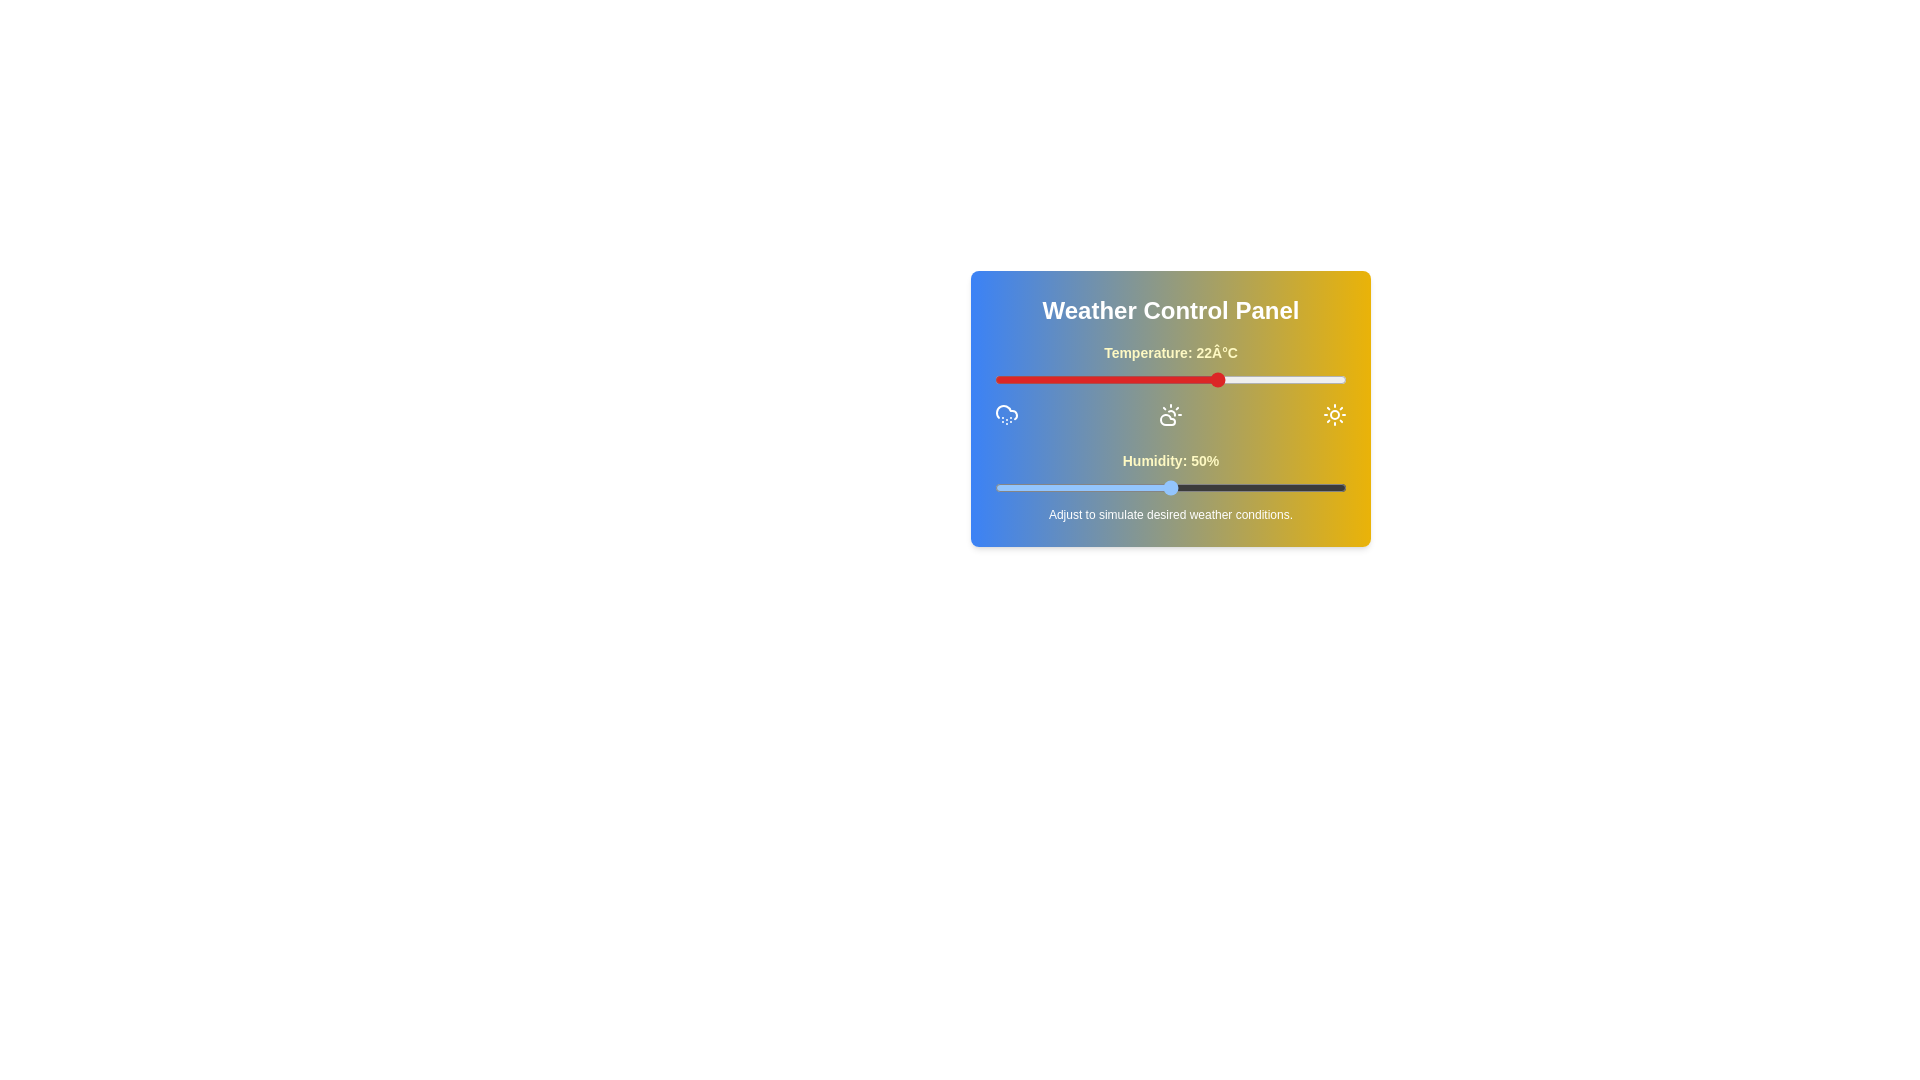 The width and height of the screenshot is (1920, 1080). What do you see at coordinates (1121, 380) in the screenshot?
I see `temperature` at bounding box center [1121, 380].